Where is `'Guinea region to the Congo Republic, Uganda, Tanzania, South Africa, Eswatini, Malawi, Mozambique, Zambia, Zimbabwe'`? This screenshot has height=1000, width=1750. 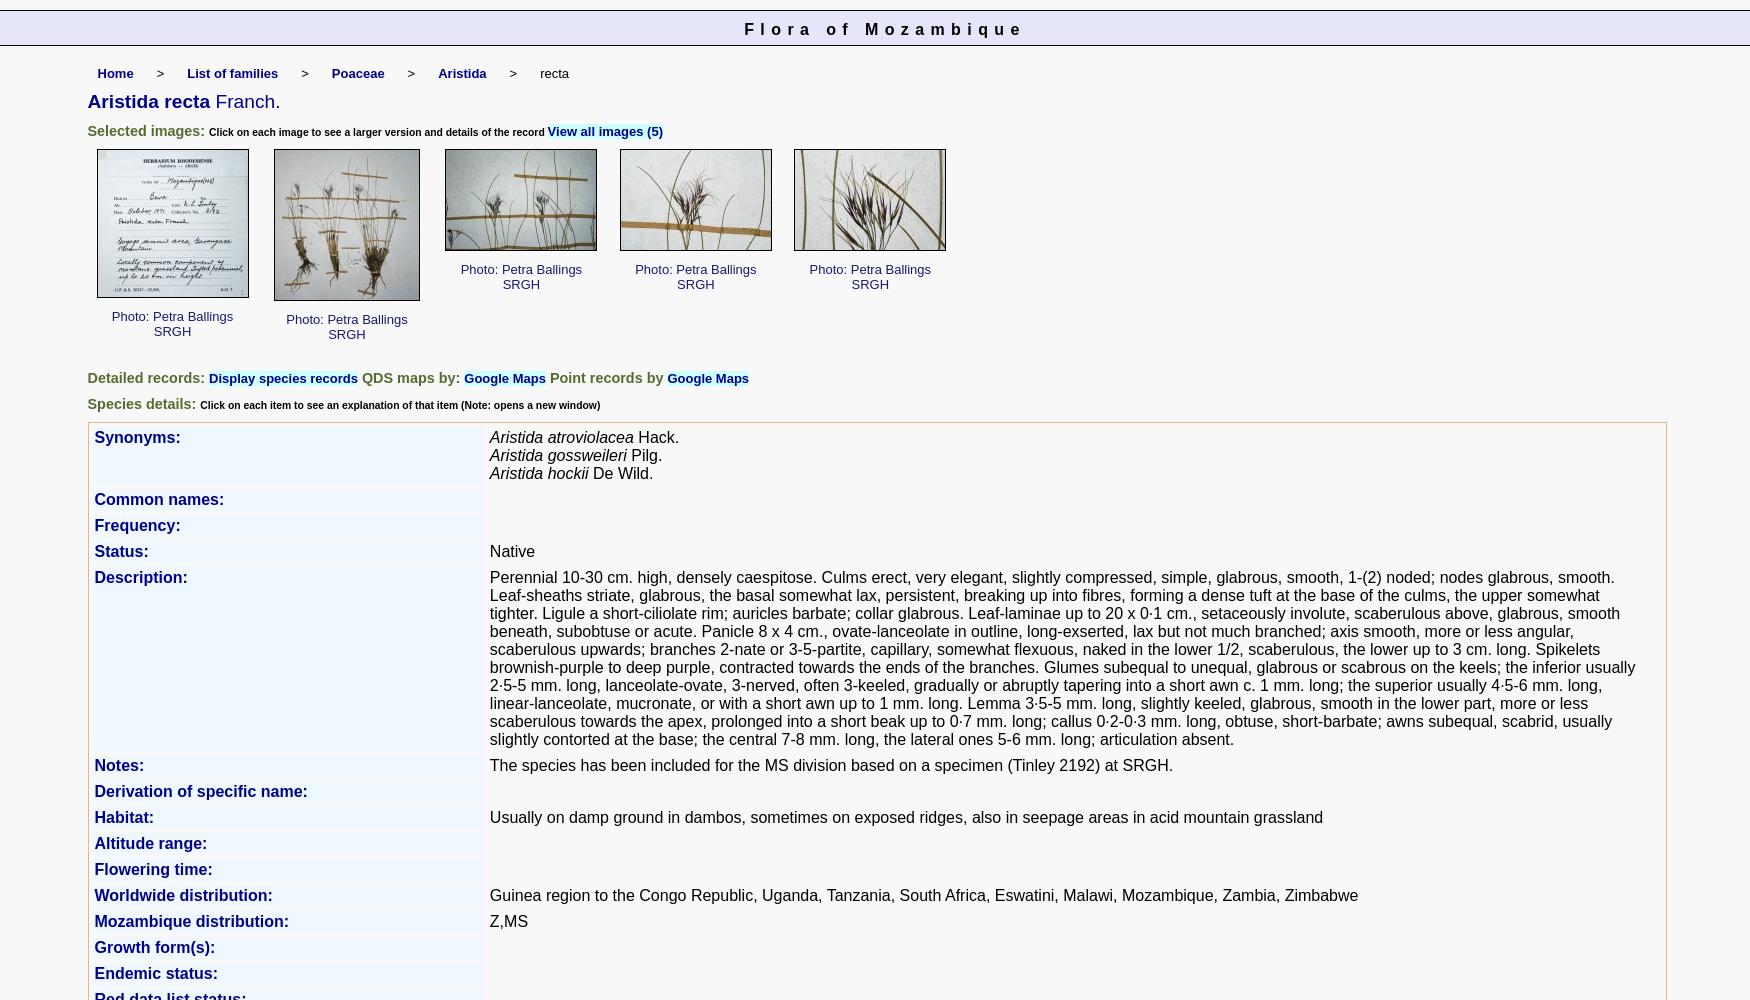 'Guinea region to the Congo Republic, Uganda, Tanzania, South Africa, Eswatini, Malawi, Mozambique, Zambia, Zimbabwe' is located at coordinates (922, 895).